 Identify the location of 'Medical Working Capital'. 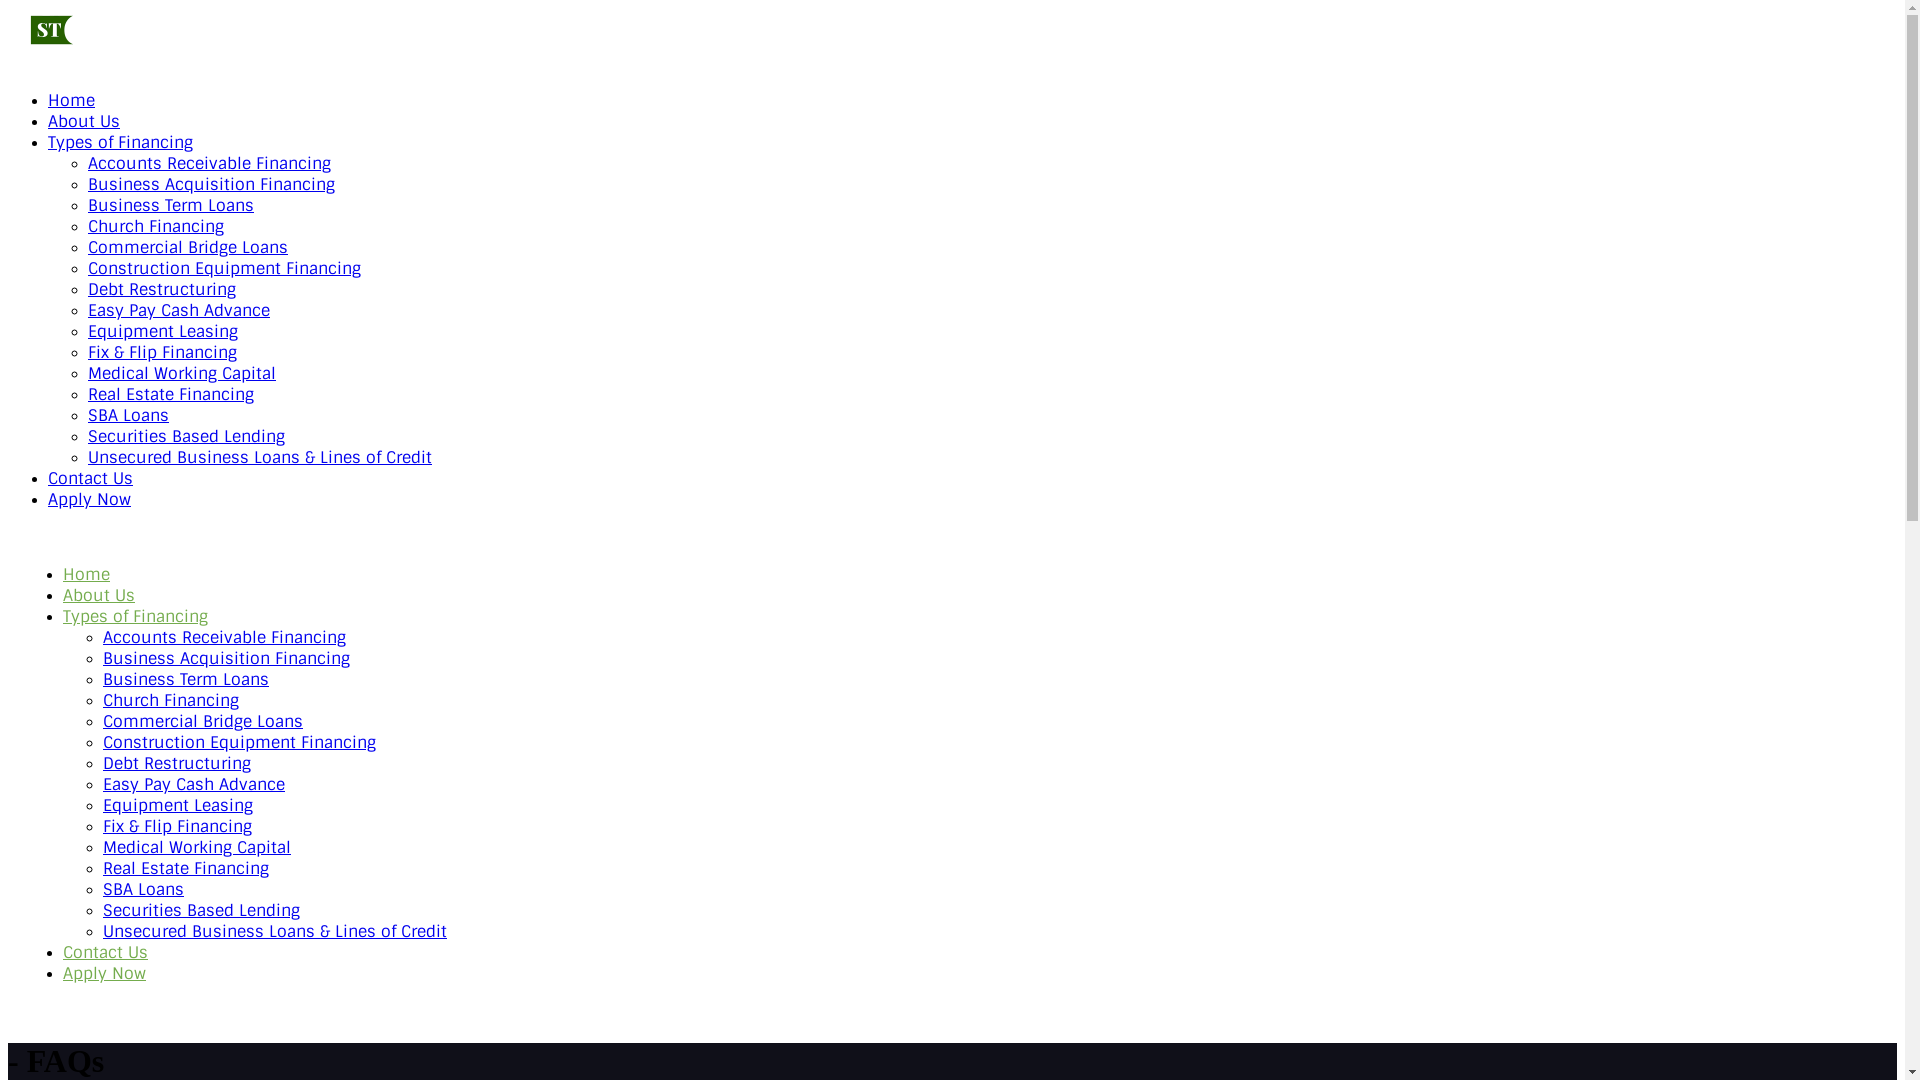
(182, 373).